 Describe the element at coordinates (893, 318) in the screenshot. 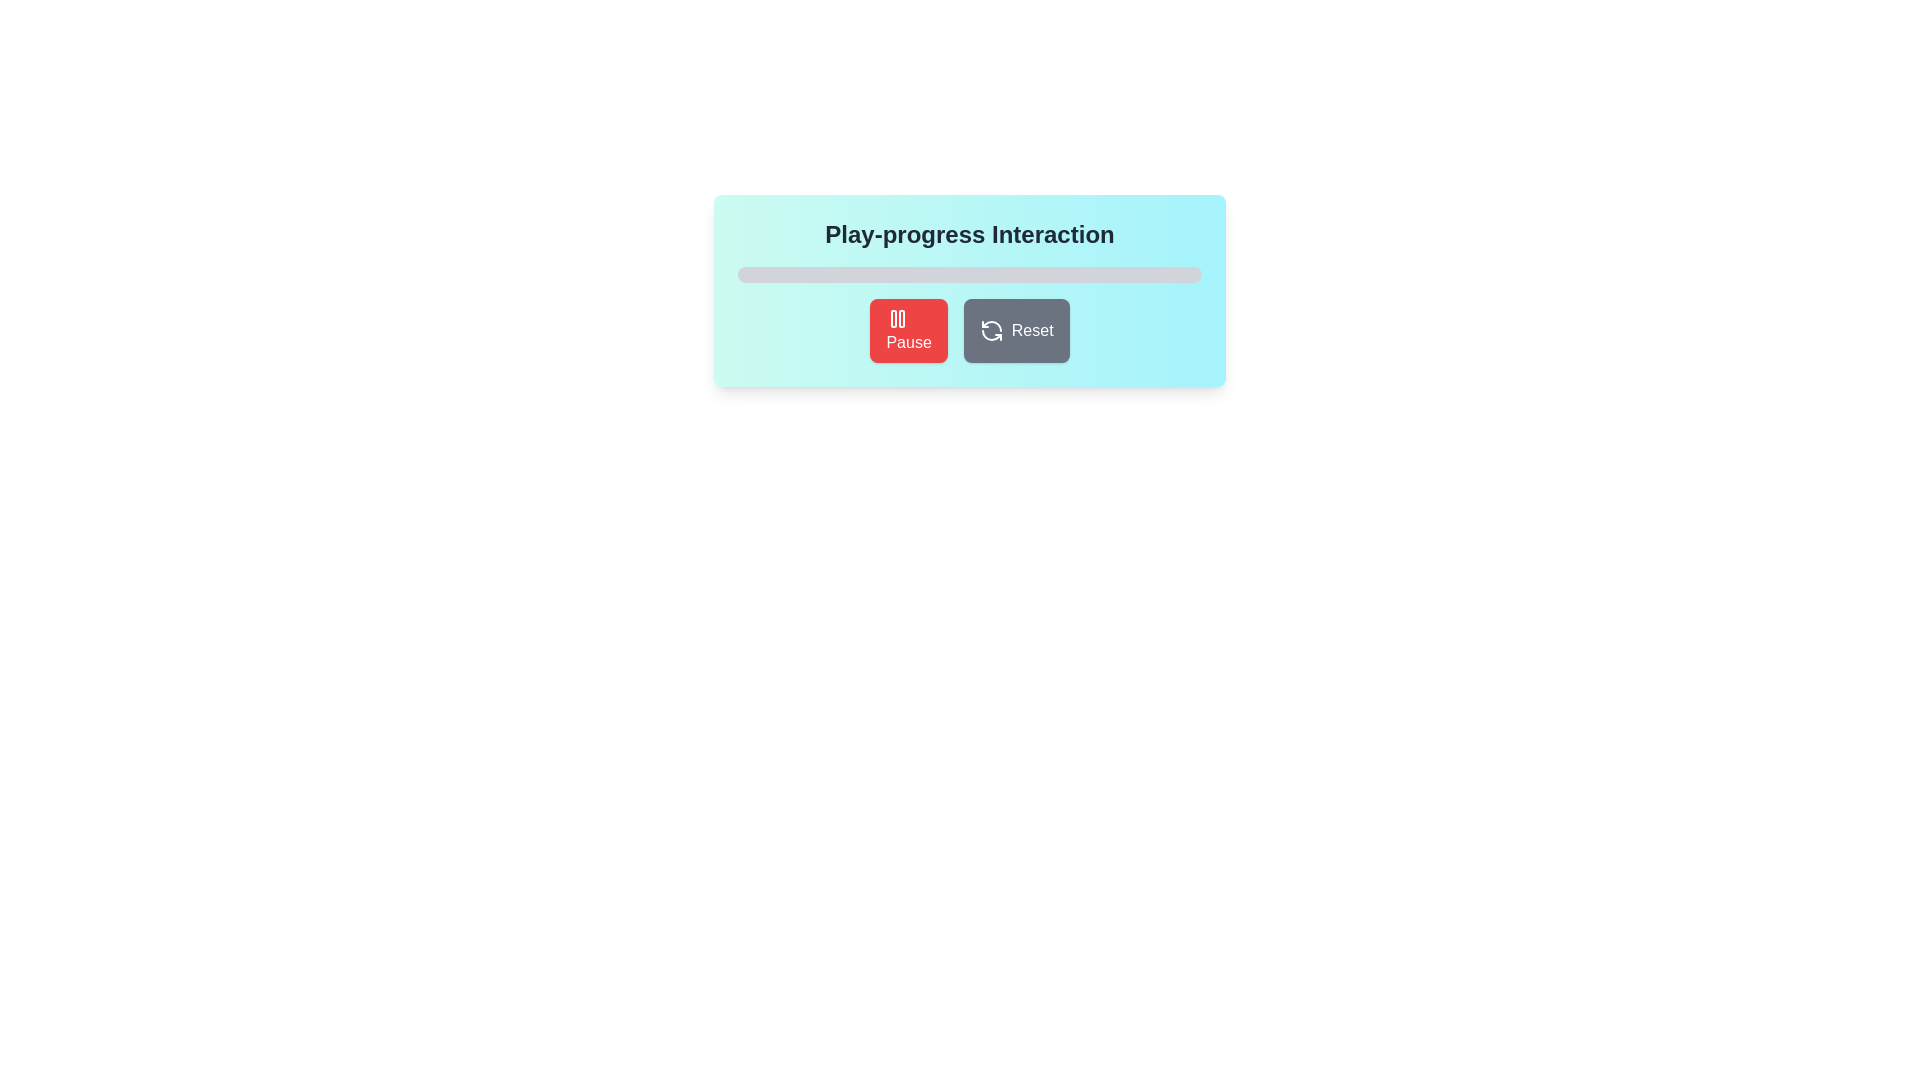

I see `the left vertical bar of the pause button icon, which visually represents the pause action within the control panel interface` at that location.